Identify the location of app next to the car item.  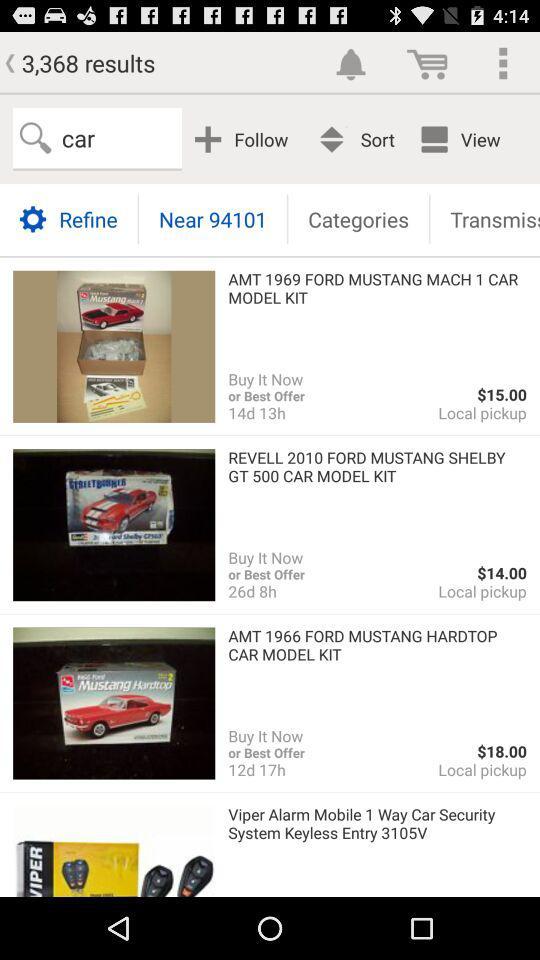
(245, 138).